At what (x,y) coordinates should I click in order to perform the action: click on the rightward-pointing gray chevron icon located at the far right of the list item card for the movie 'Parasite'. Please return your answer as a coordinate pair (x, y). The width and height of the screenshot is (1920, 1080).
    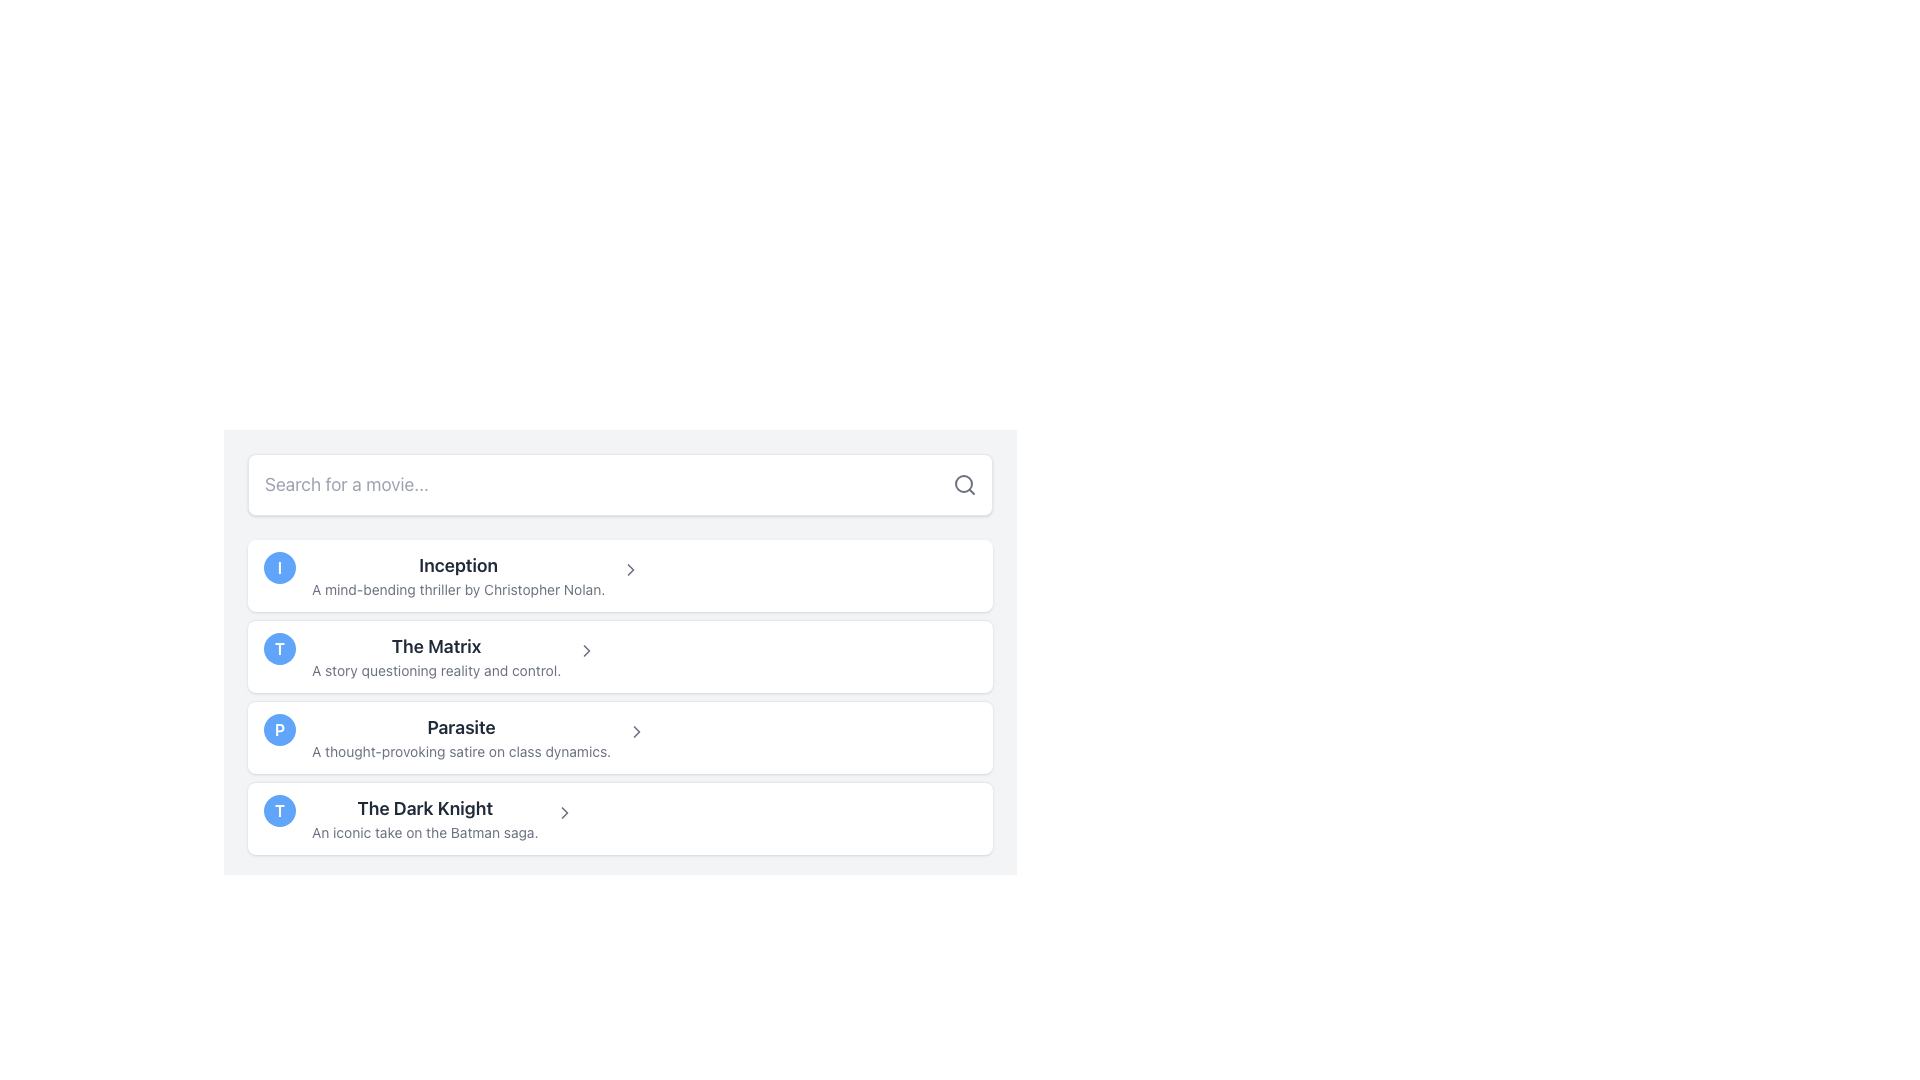
    Looking at the image, I should click on (636, 732).